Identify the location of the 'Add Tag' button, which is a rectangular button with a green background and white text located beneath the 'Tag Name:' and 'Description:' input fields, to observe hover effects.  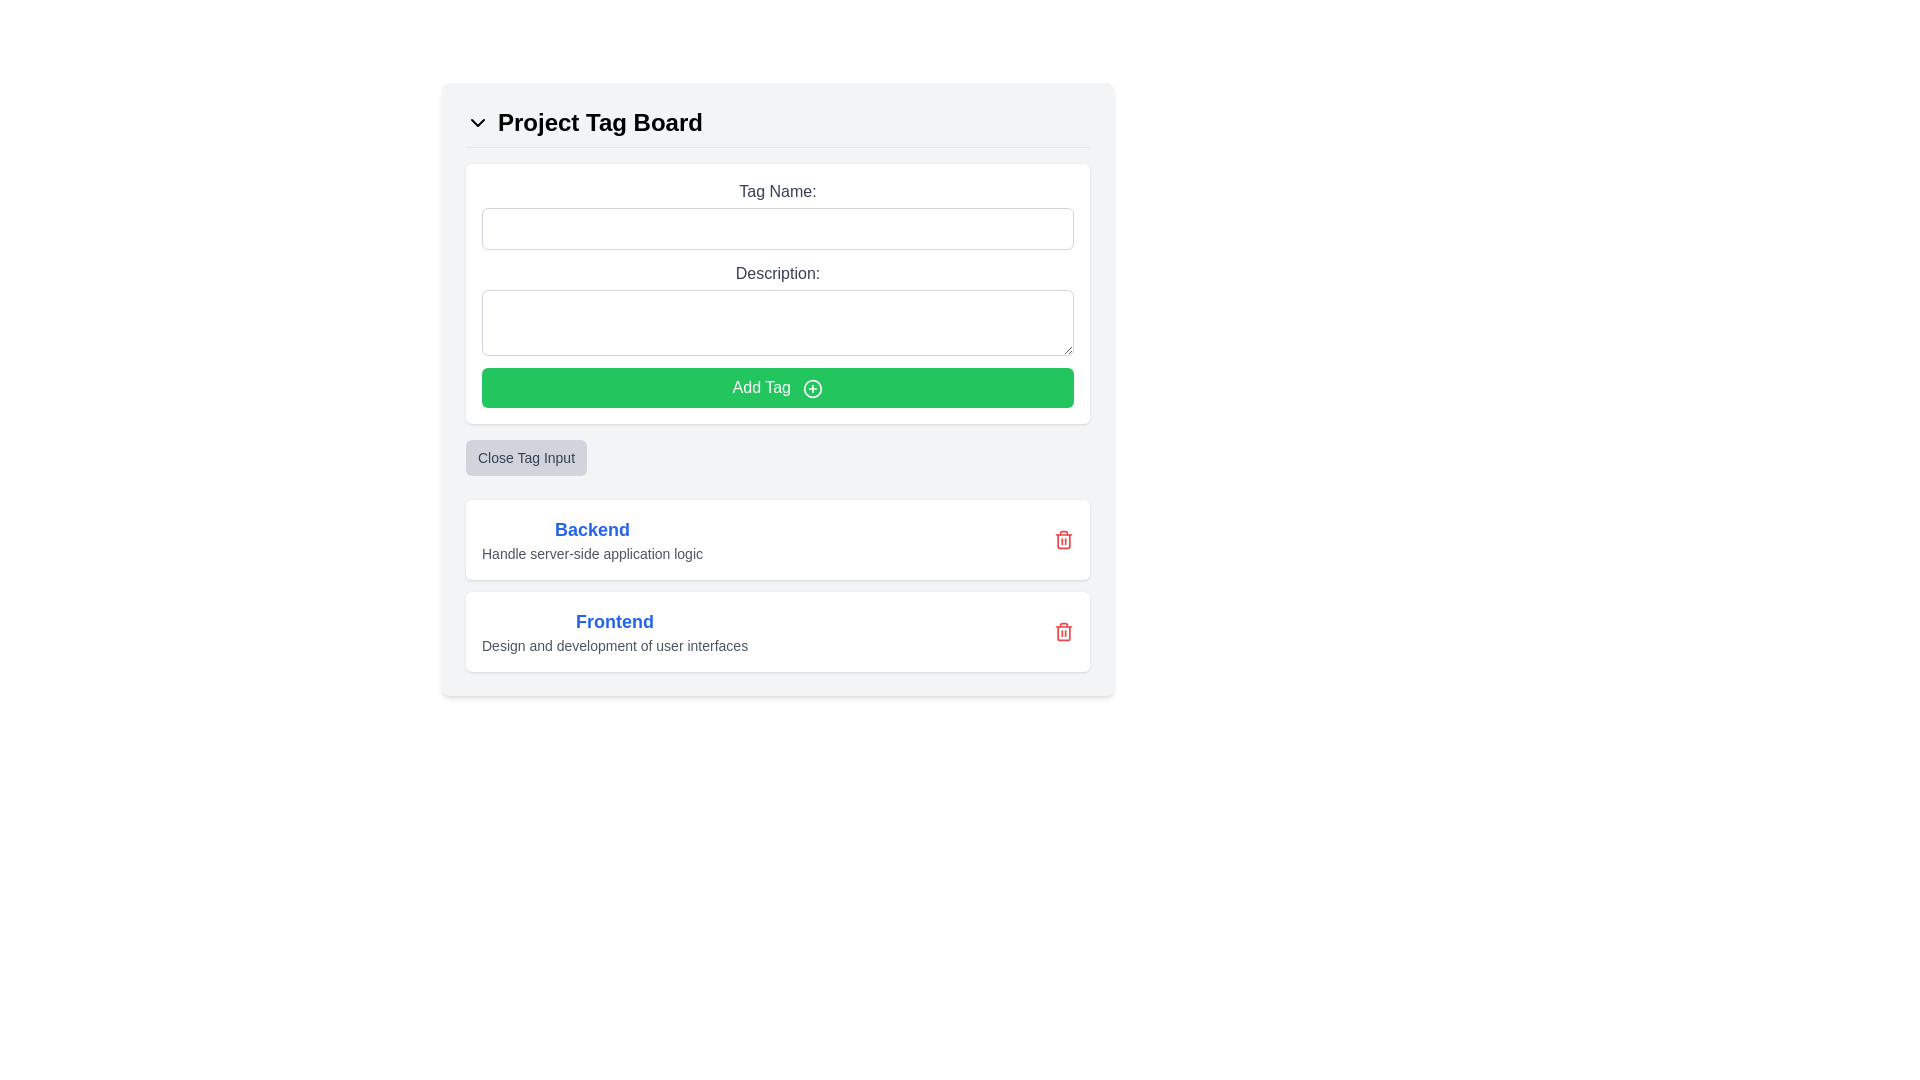
(776, 388).